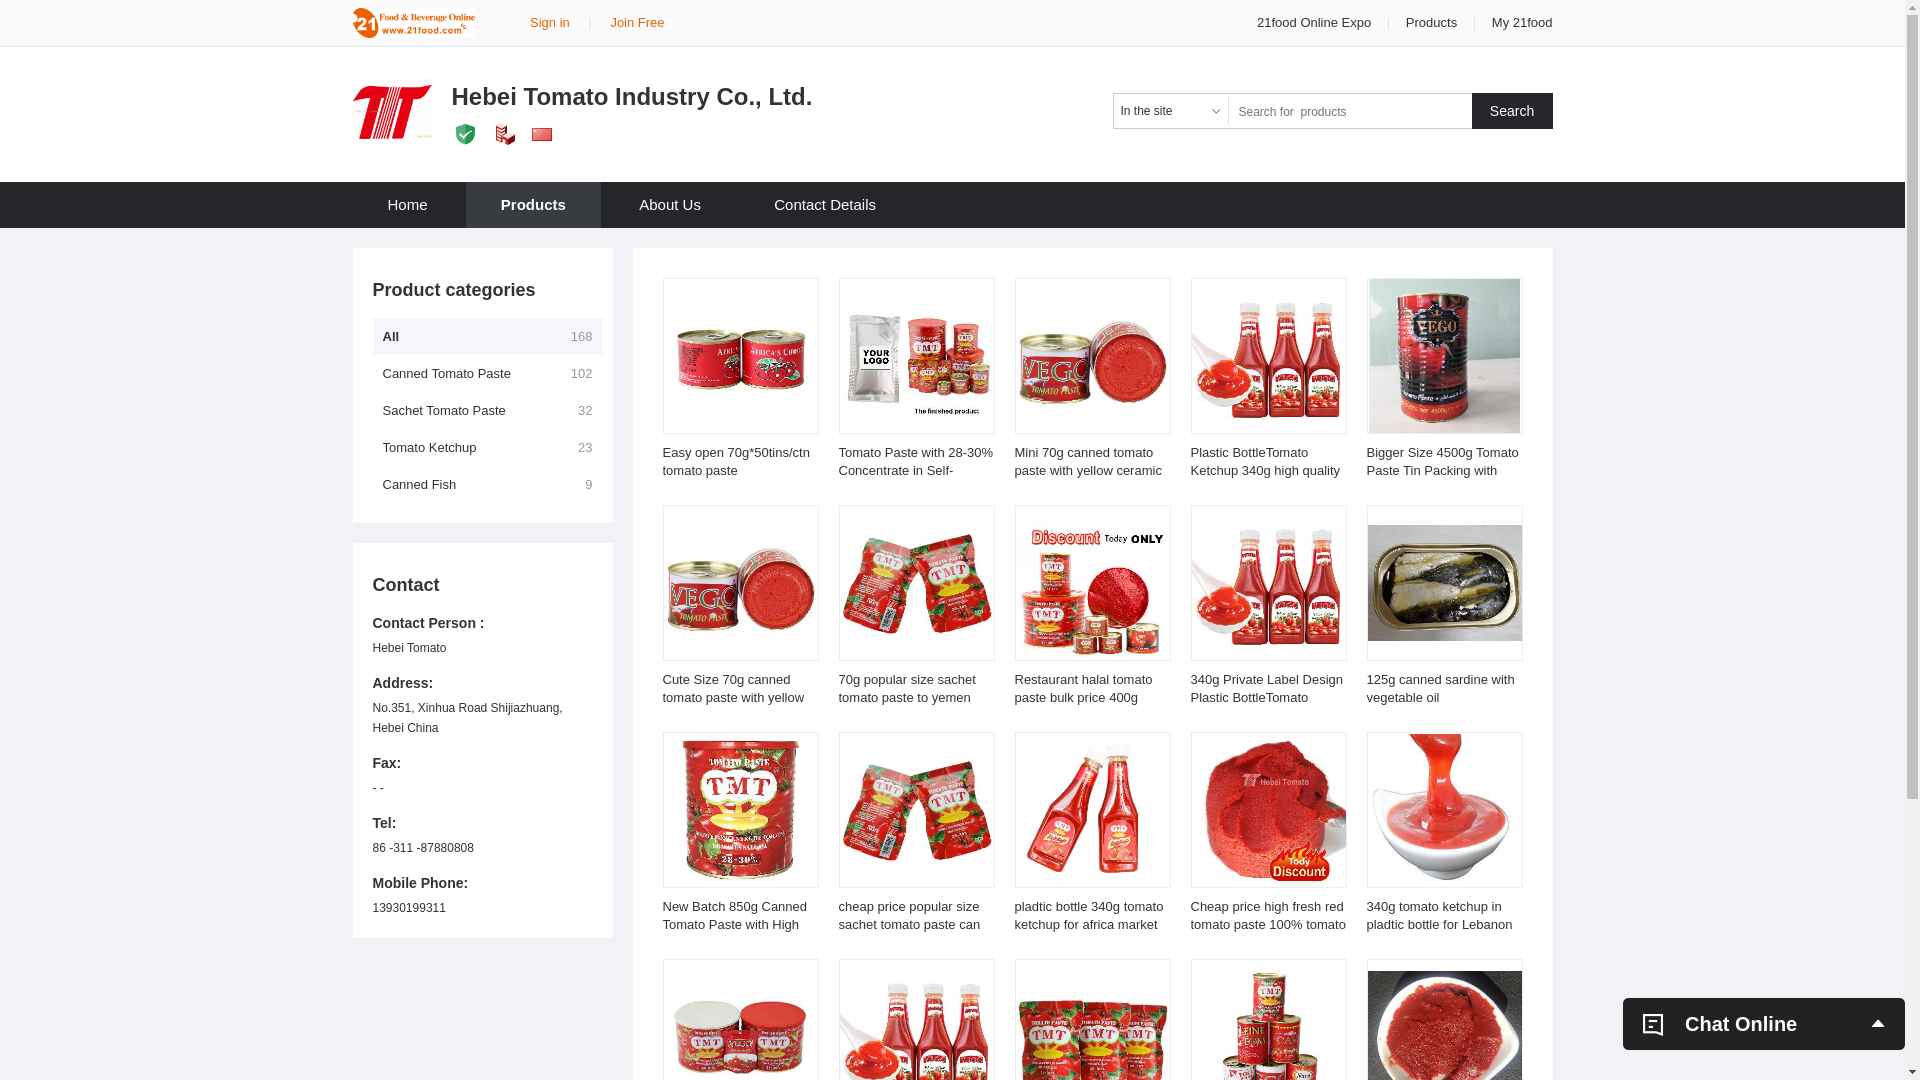 This screenshot has width=1920, height=1080. What do you see at coordinates (1438, 924) in the screenshot?
I see `'340g tomato ketchup in pladtic bottle for Lebanon market'` at bounding box center [1438, 924].